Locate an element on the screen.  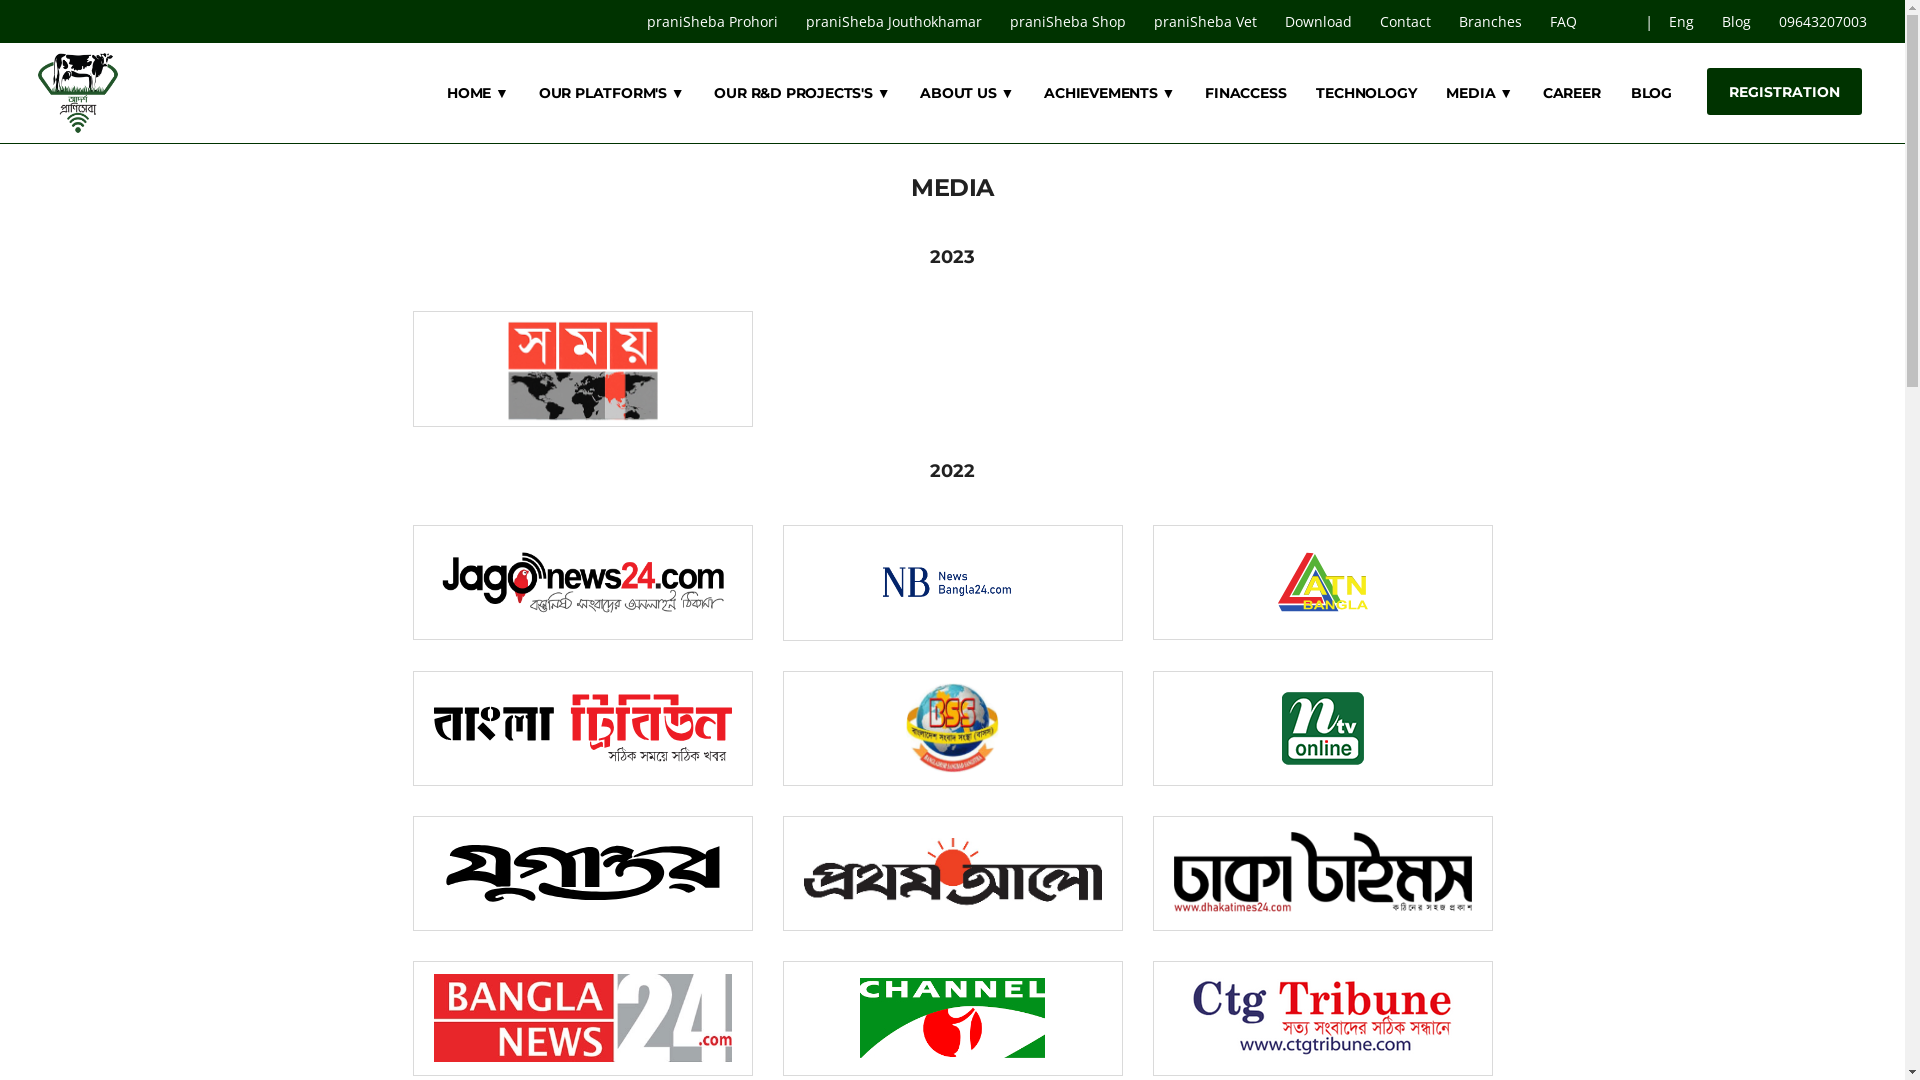
'CAREER' is located at coordinates (1570, 92).